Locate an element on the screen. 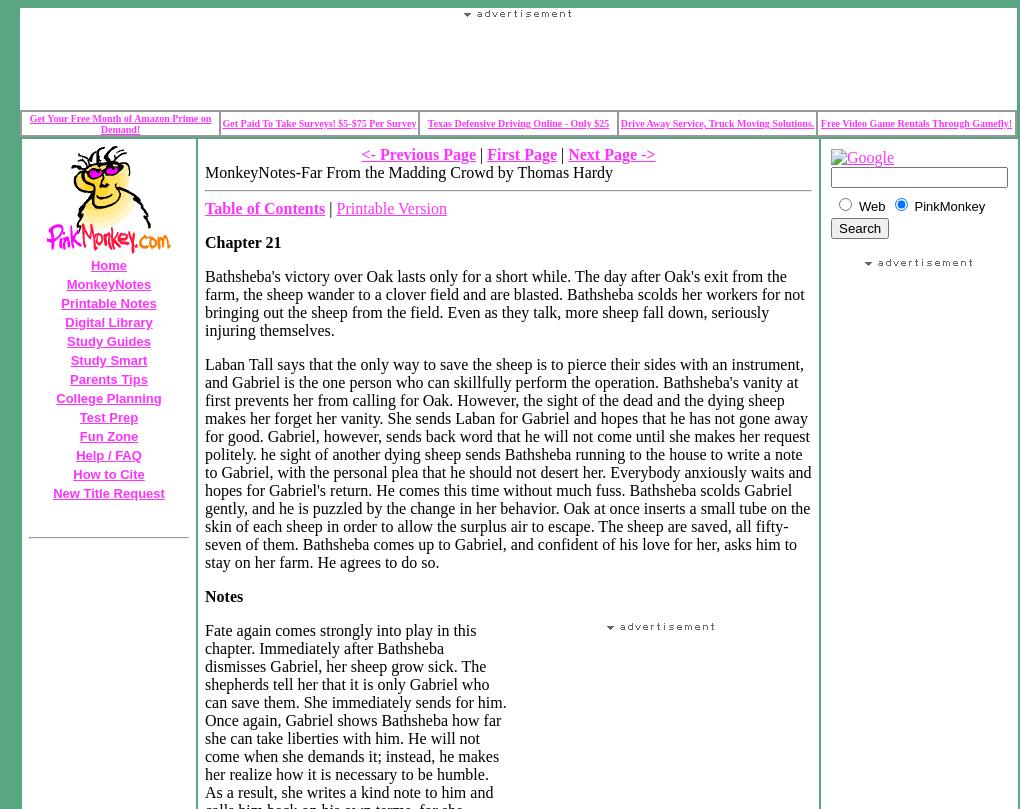 The image size is (1020, 809). 'Parents 
Tips' is located at coordinates (107, 379).